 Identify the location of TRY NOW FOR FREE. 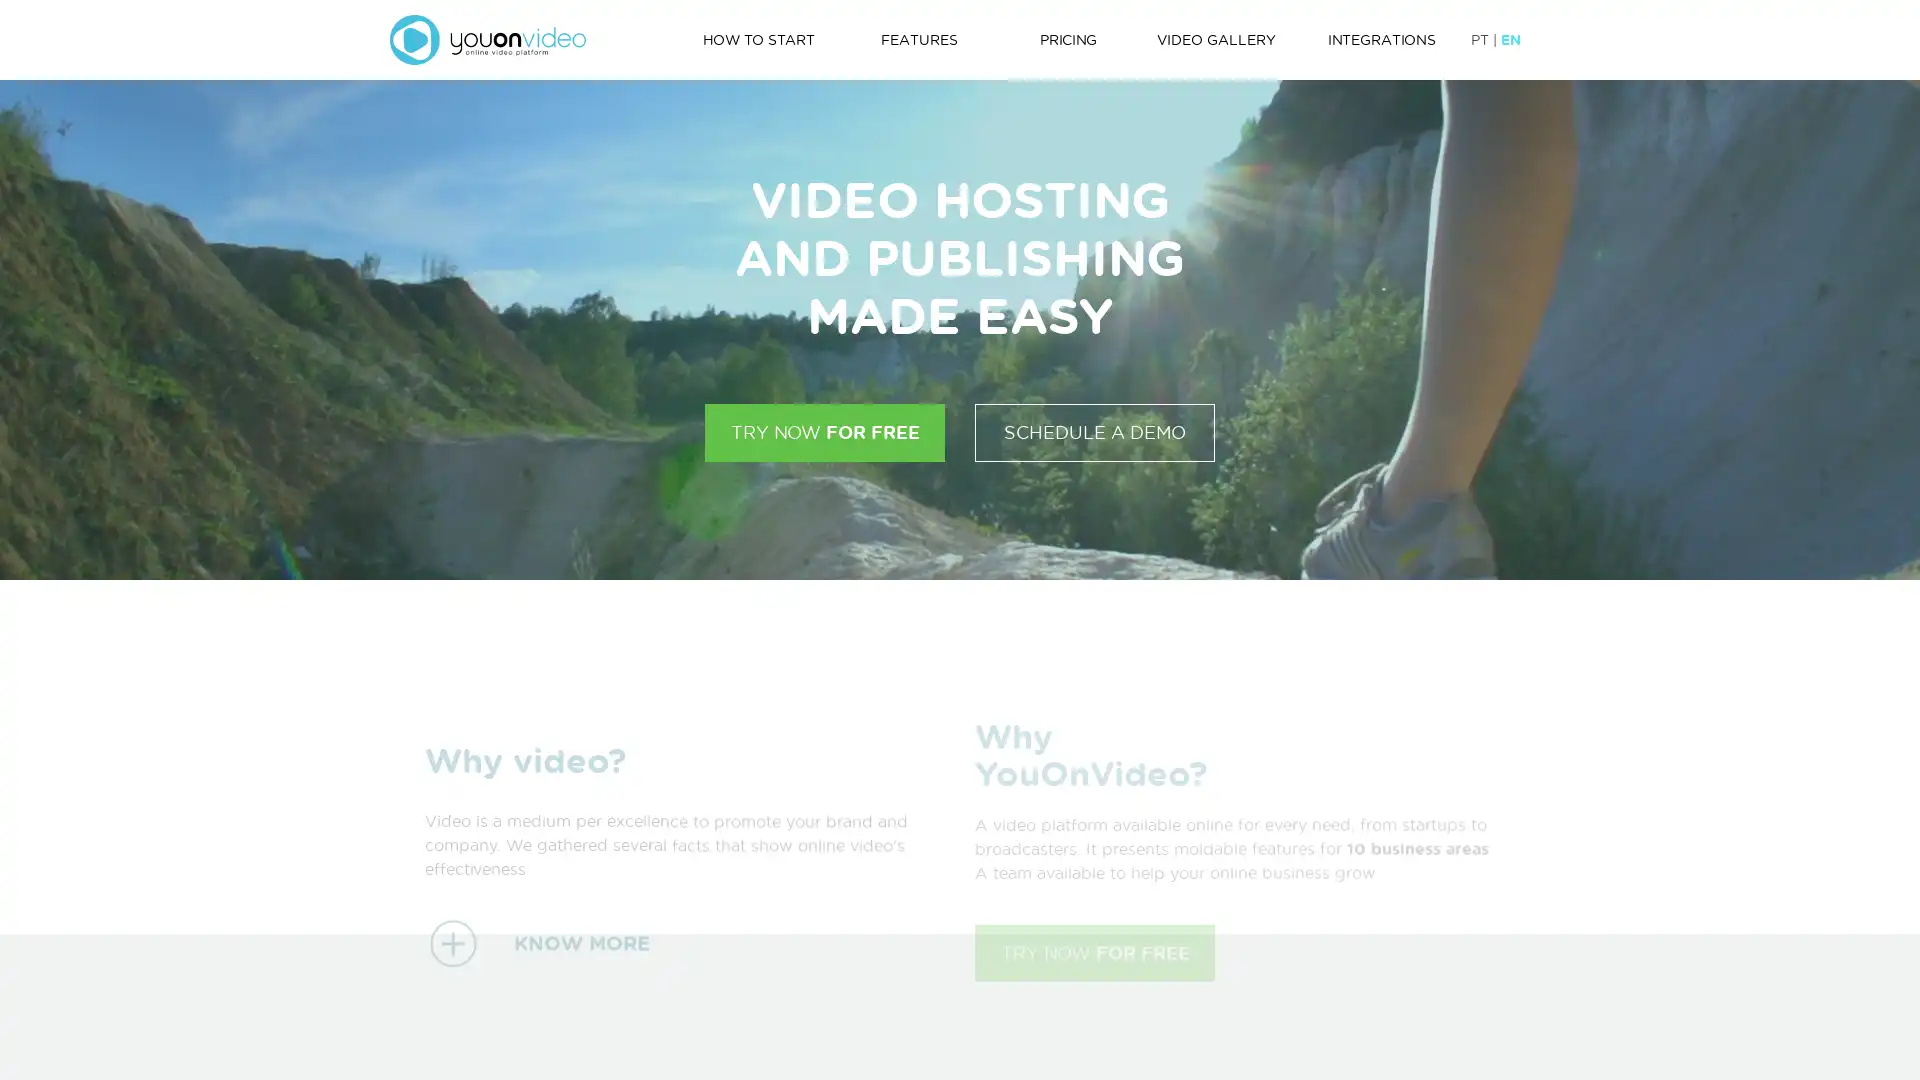
(1093, 878).